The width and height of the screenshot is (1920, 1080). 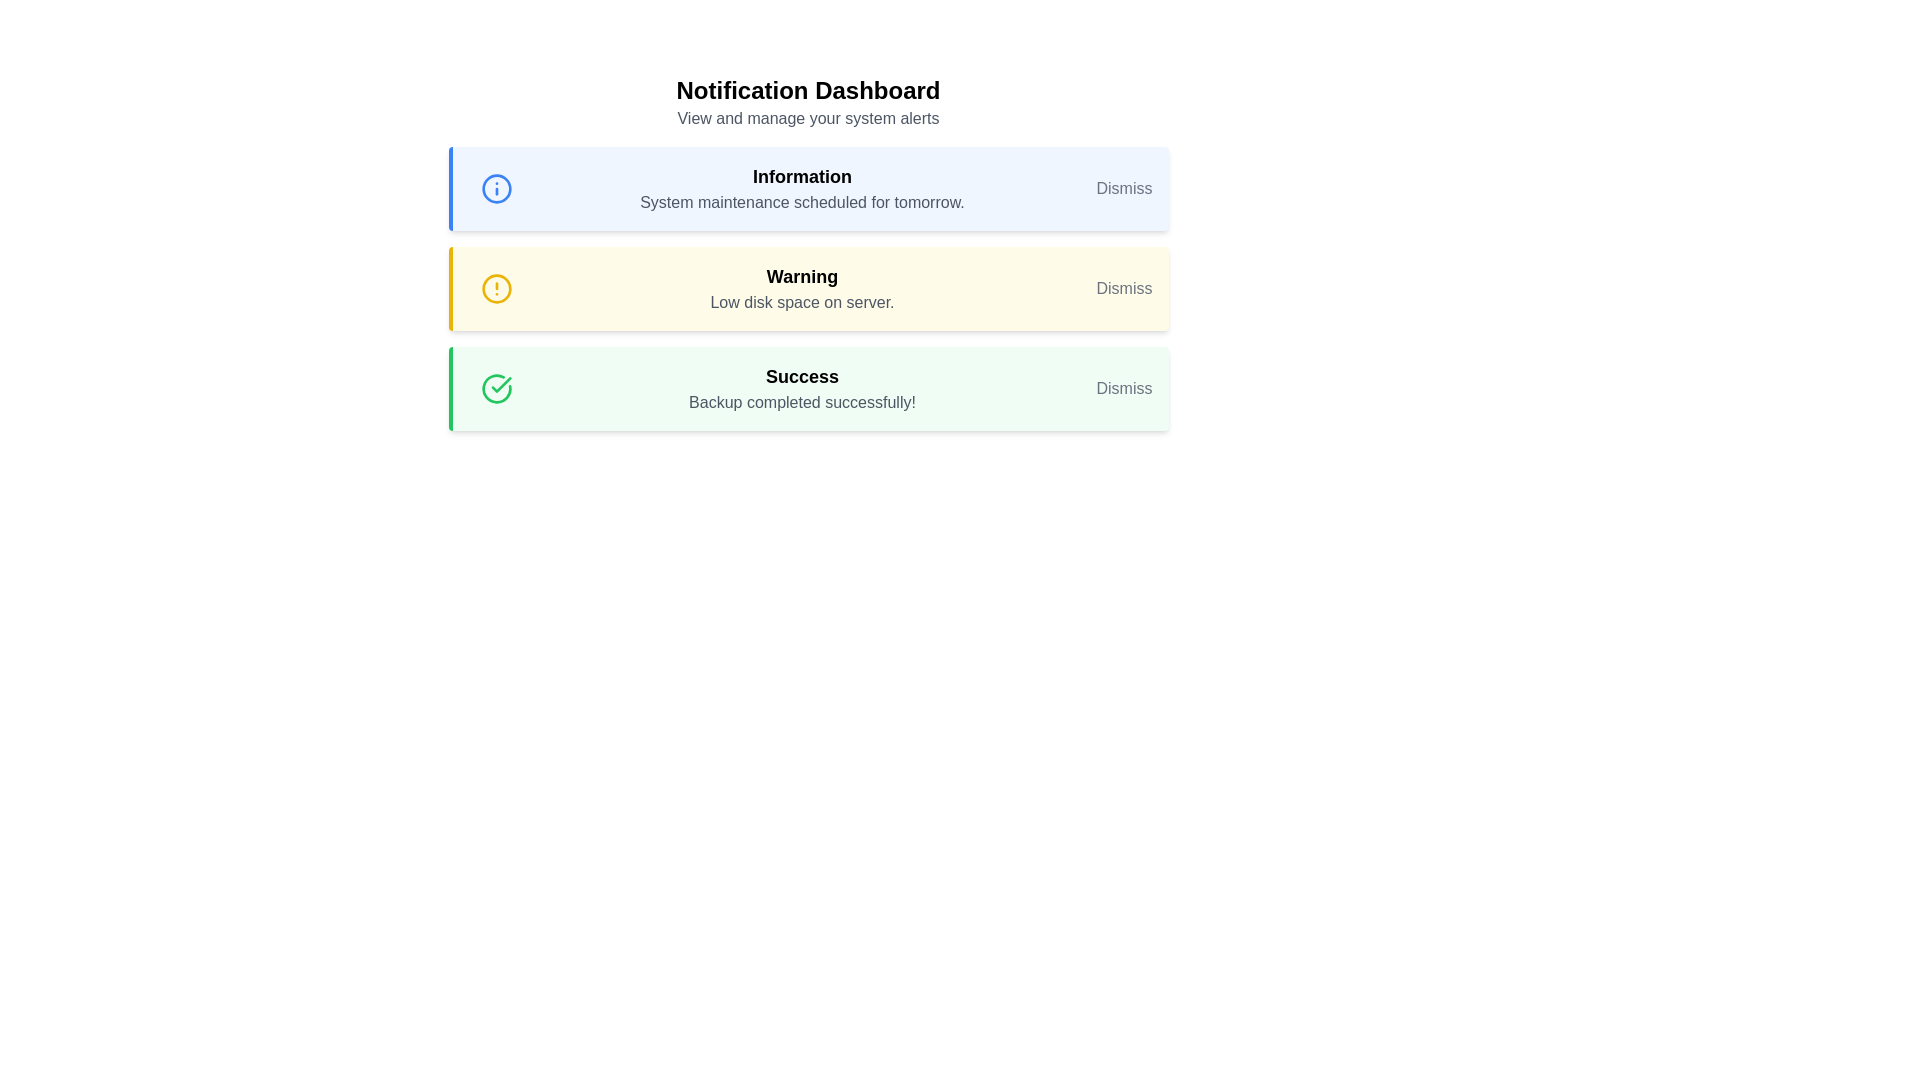 What do you see at coordinates (496, 389) in the screenshot?
I see `the success icon located in the third notification card from the top, which is positioned to the far left of the card labeled 'Success'` at bounding box center [496, 389].